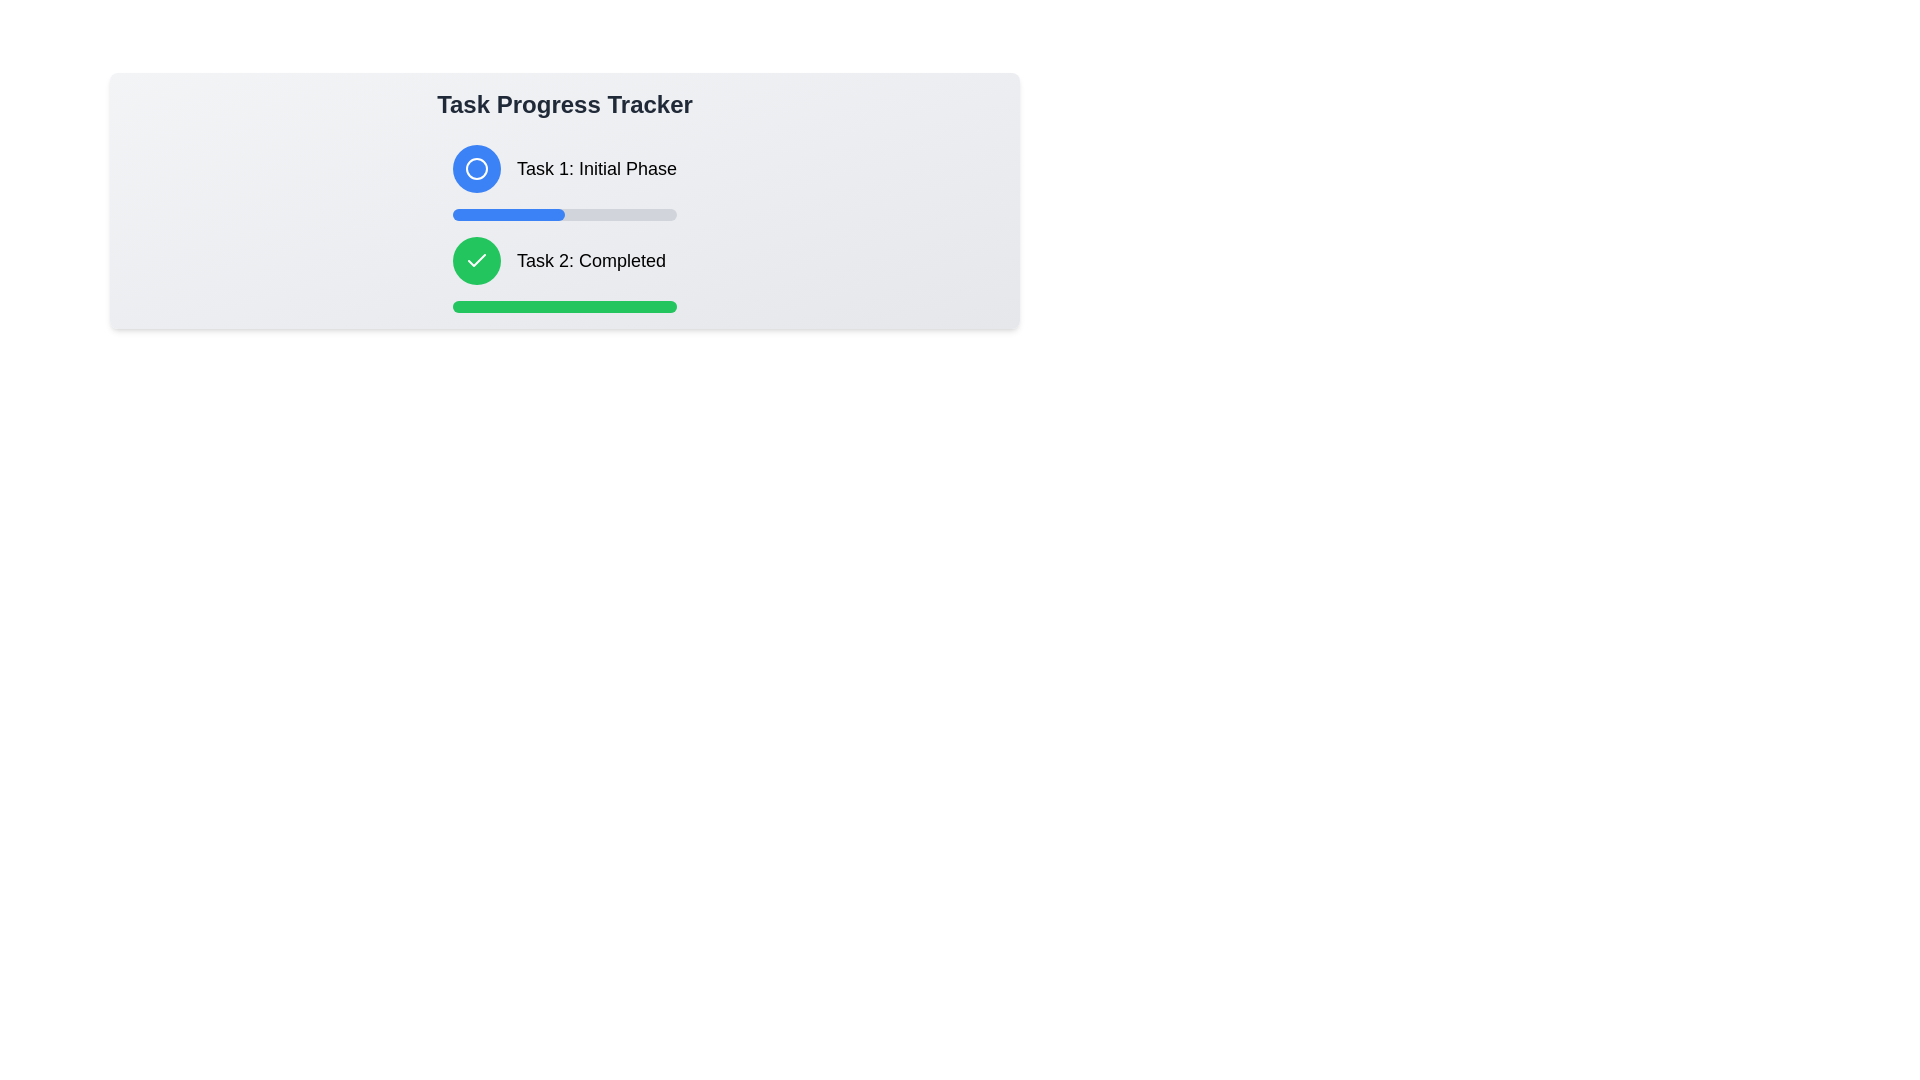 Image resolution: width=1920 pixels, height=1080 pixels. I want to click on the Task item label which consists of a circular blue icon and the text 'Task 1: Initial Phase', positioned below the 'Task Progress Tracker', so click(564, 168).